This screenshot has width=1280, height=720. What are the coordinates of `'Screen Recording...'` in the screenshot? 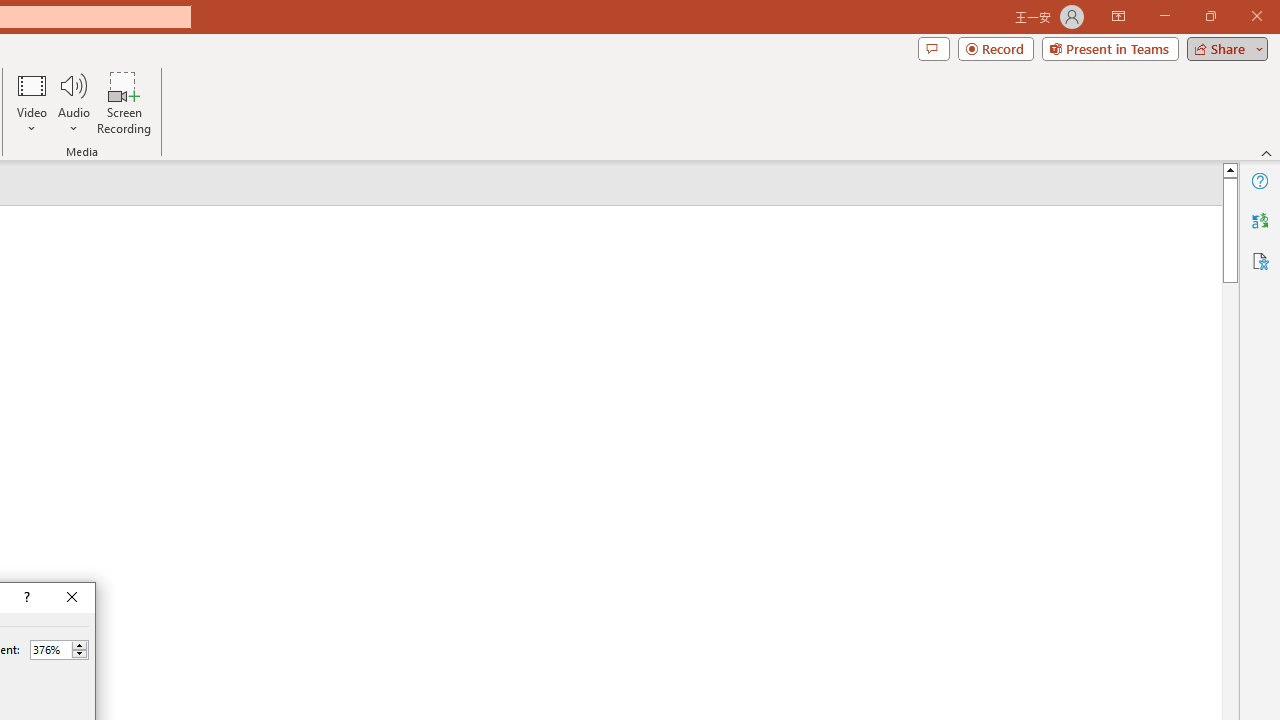 It's located at (123, 103).